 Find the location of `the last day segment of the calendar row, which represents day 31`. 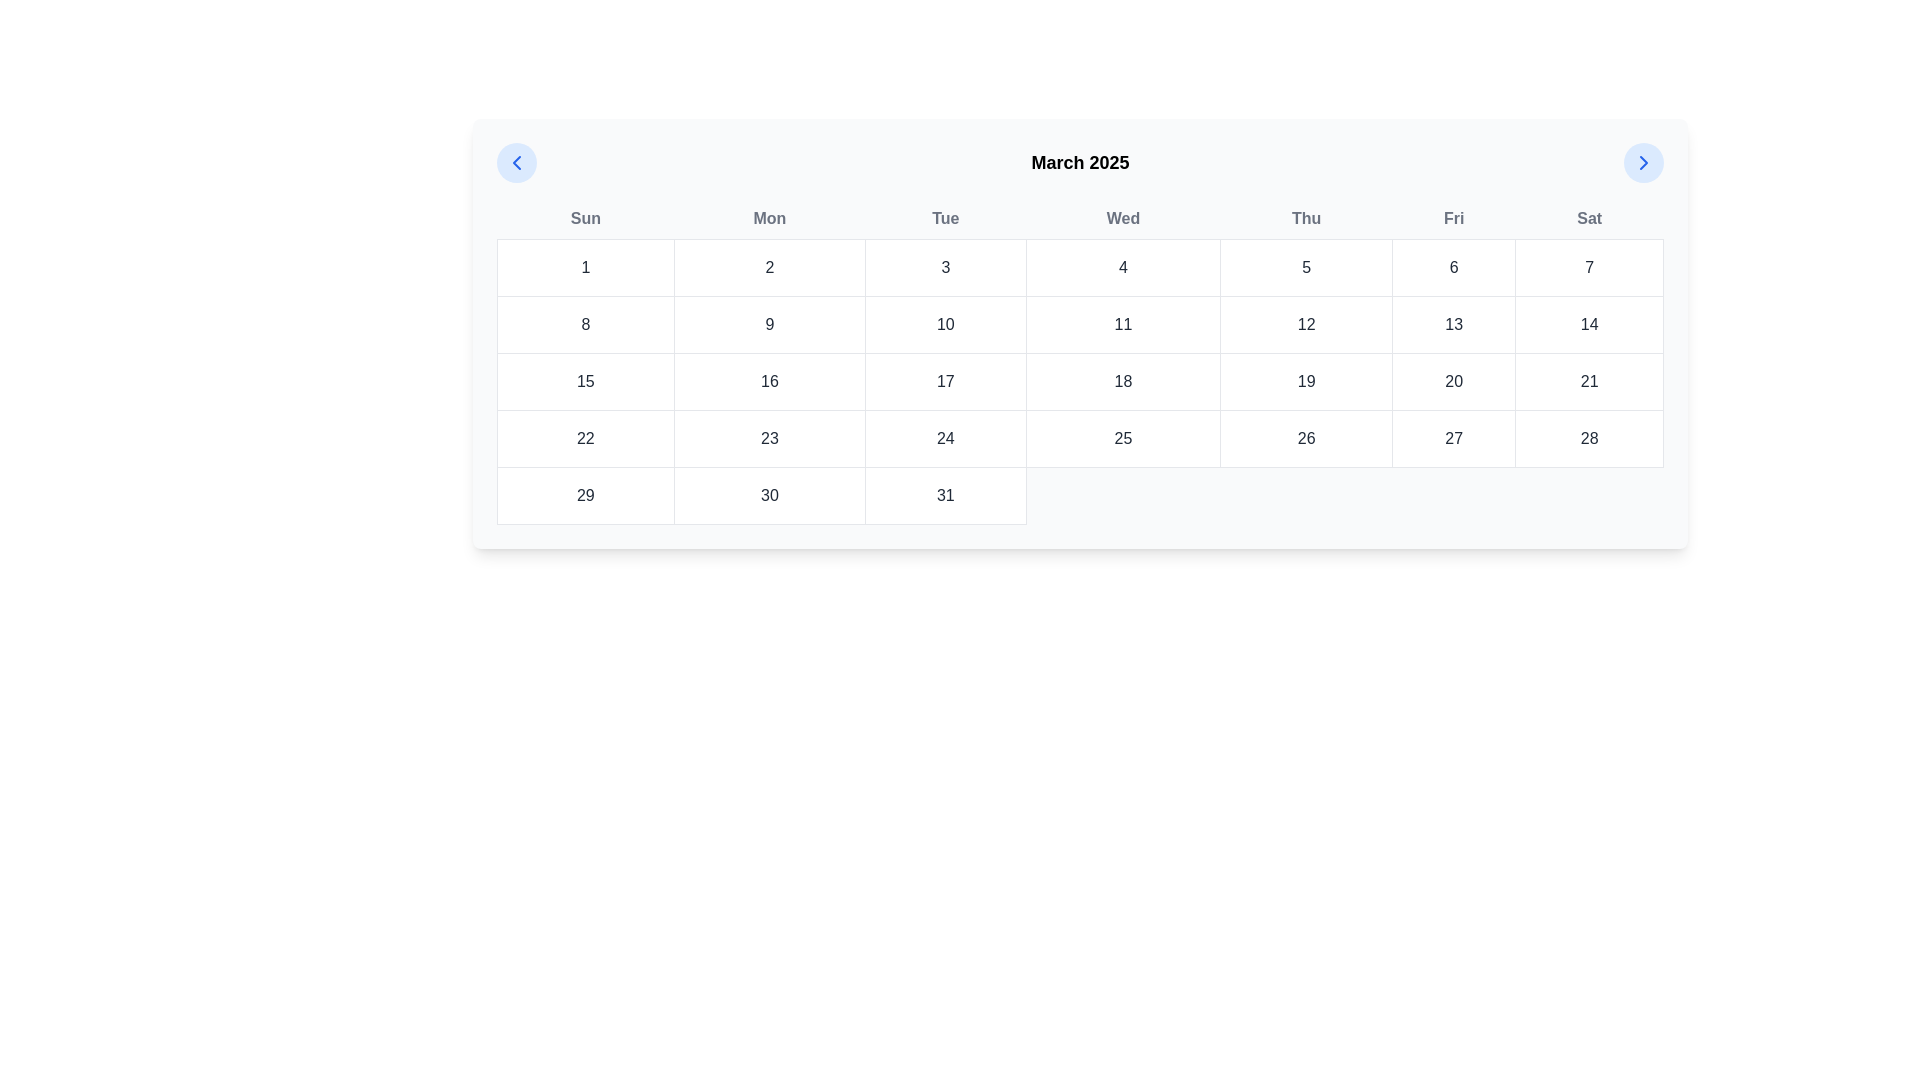

the last day segment of the calendar row, which represents day 31 is located at coordinates (1079, 495).